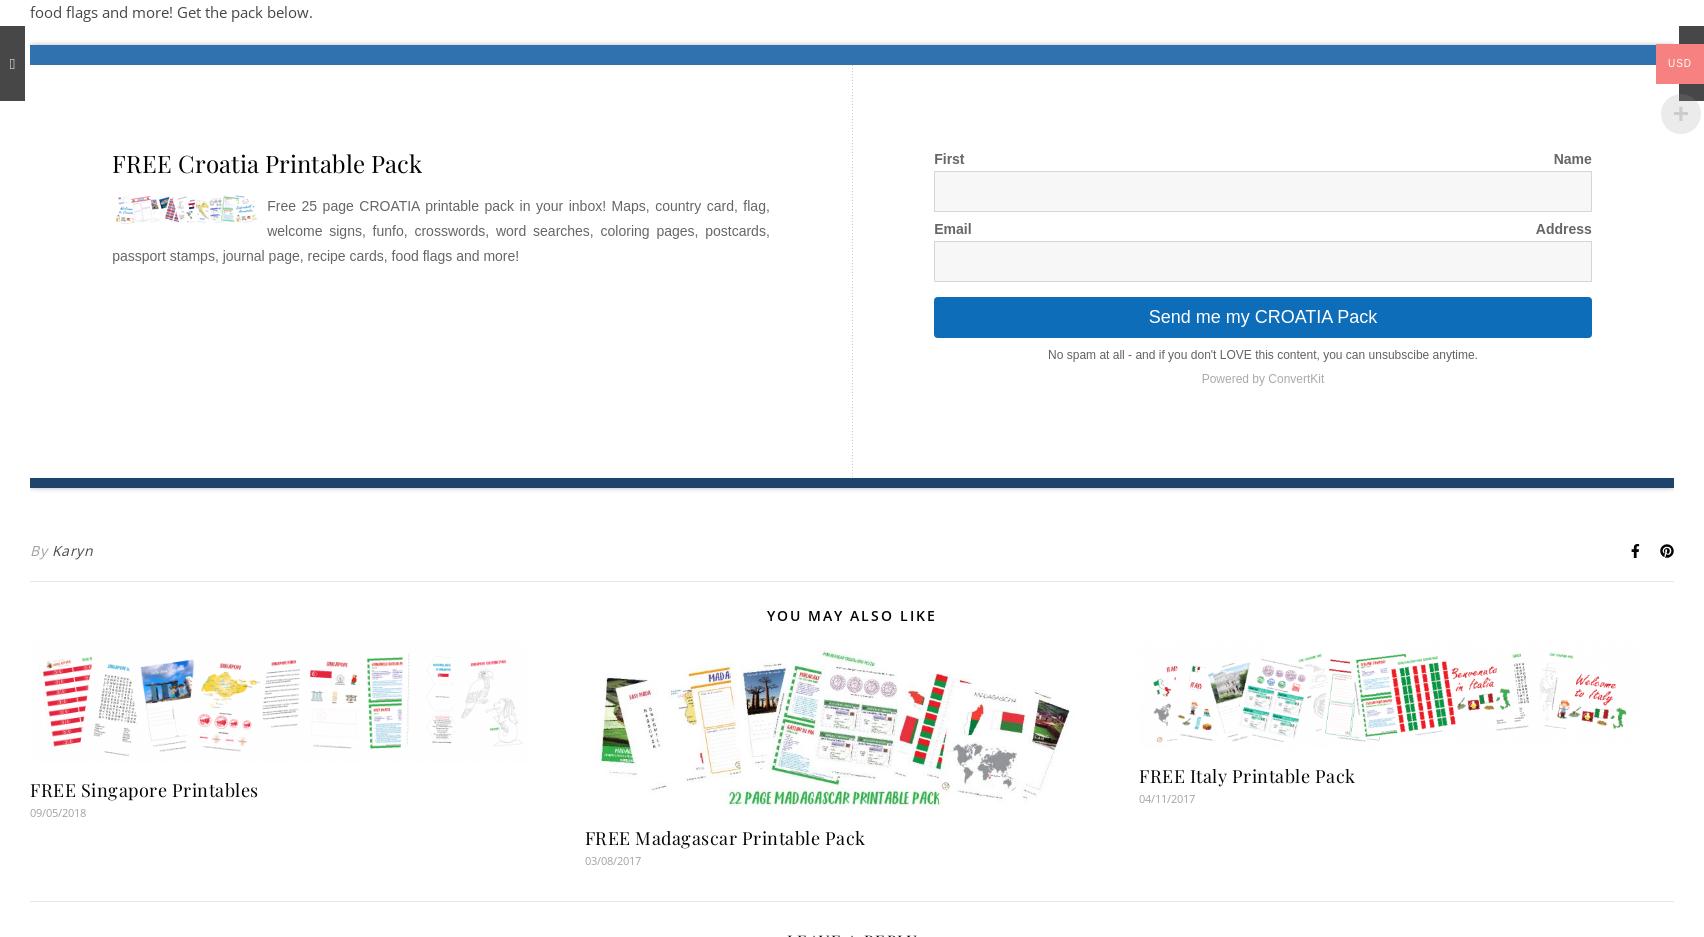  I want to click on '04/11/2017', so click(1166, 797).